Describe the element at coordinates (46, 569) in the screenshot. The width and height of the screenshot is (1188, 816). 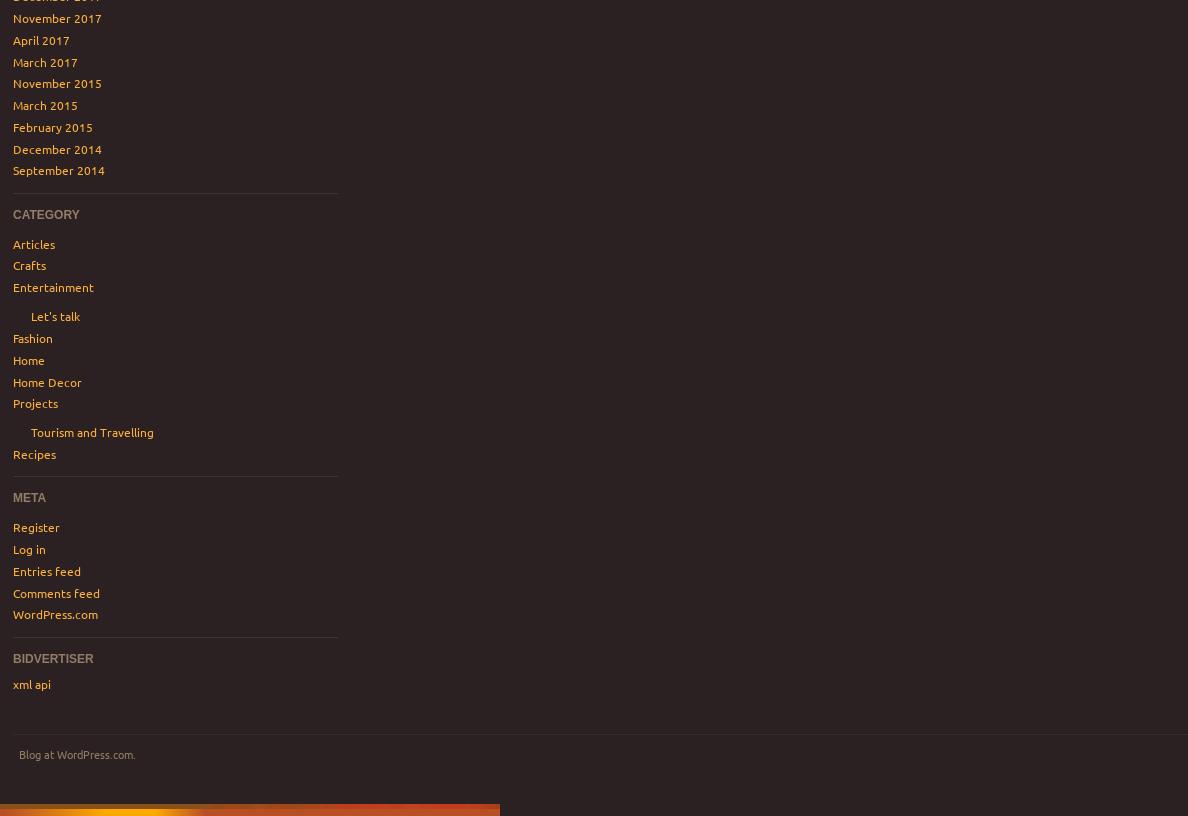
I see `'Entries feed'` at that location.